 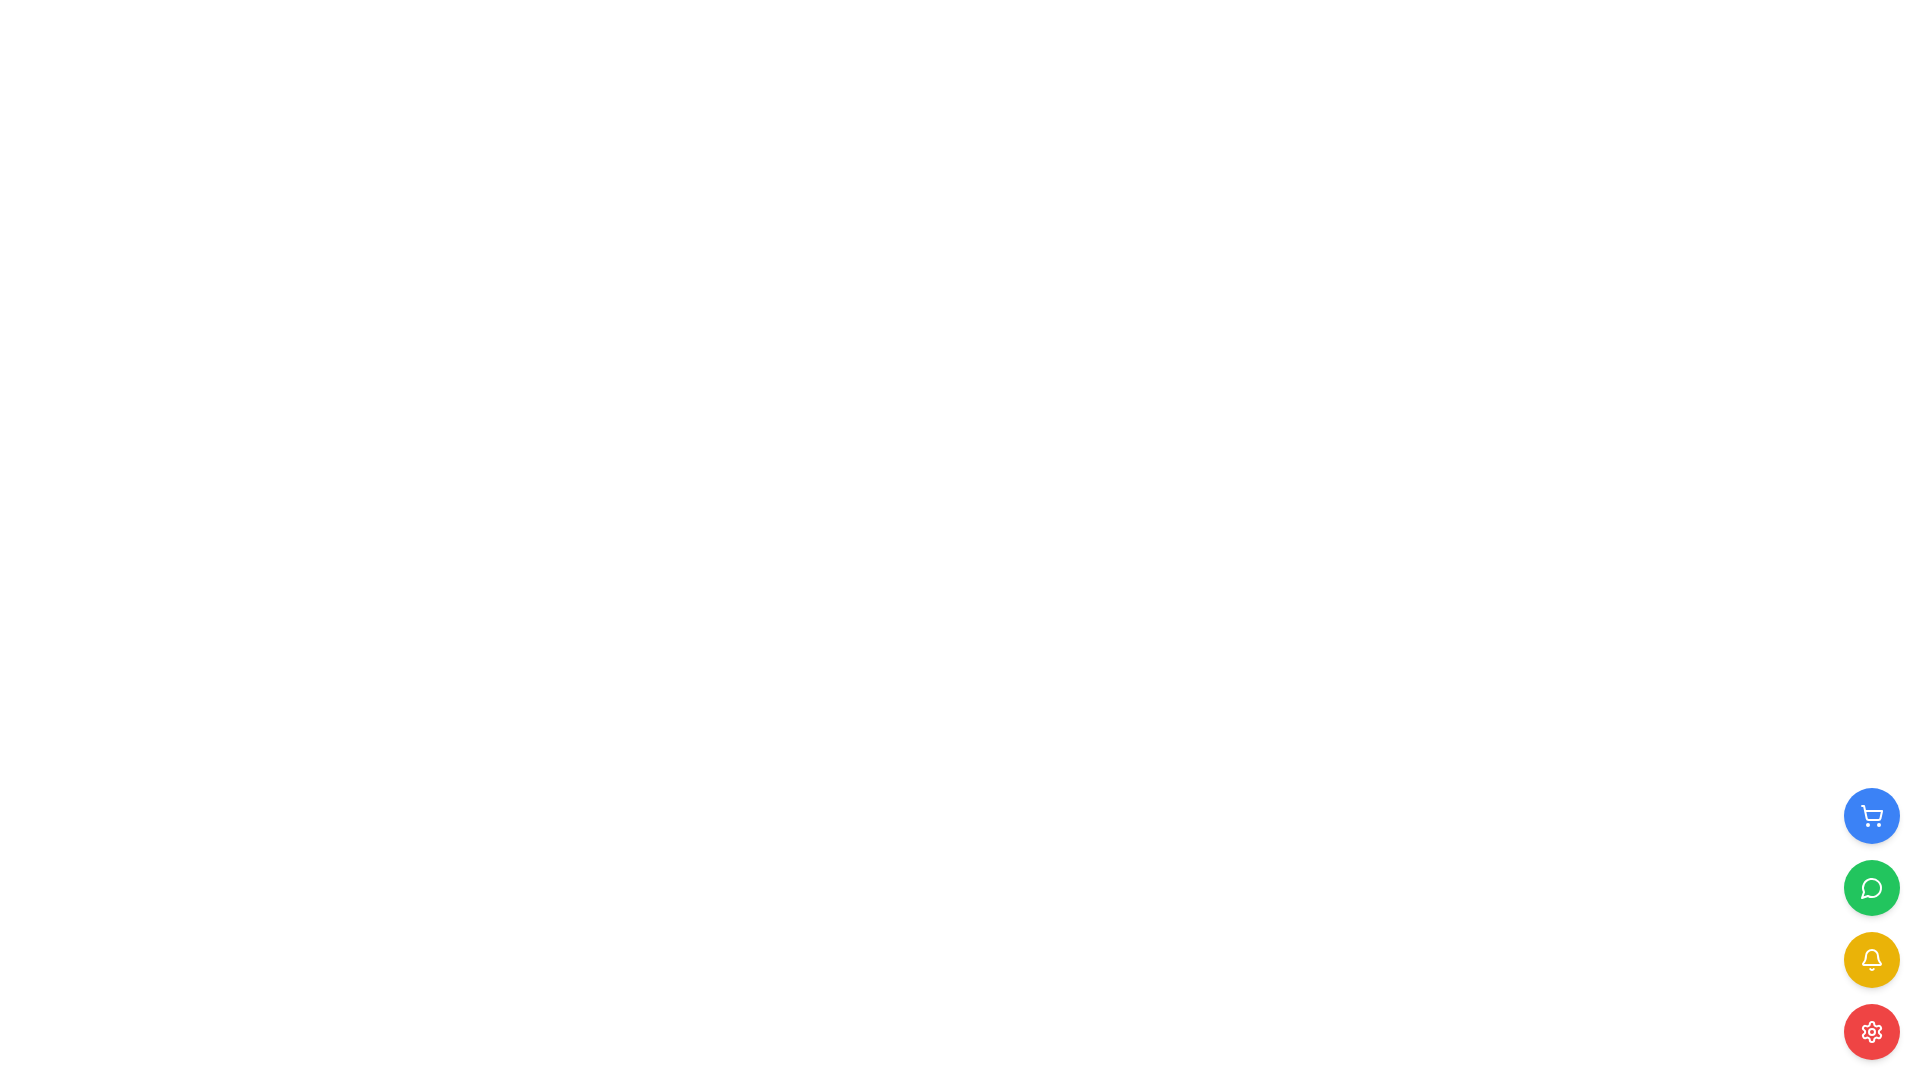 What do you see at coordinates (1871, 886) in the screenshot?
I see `the green circular button with a speech bubble icon located in the third position of a vertical array of buttons` at bounding box center [1871, 886].